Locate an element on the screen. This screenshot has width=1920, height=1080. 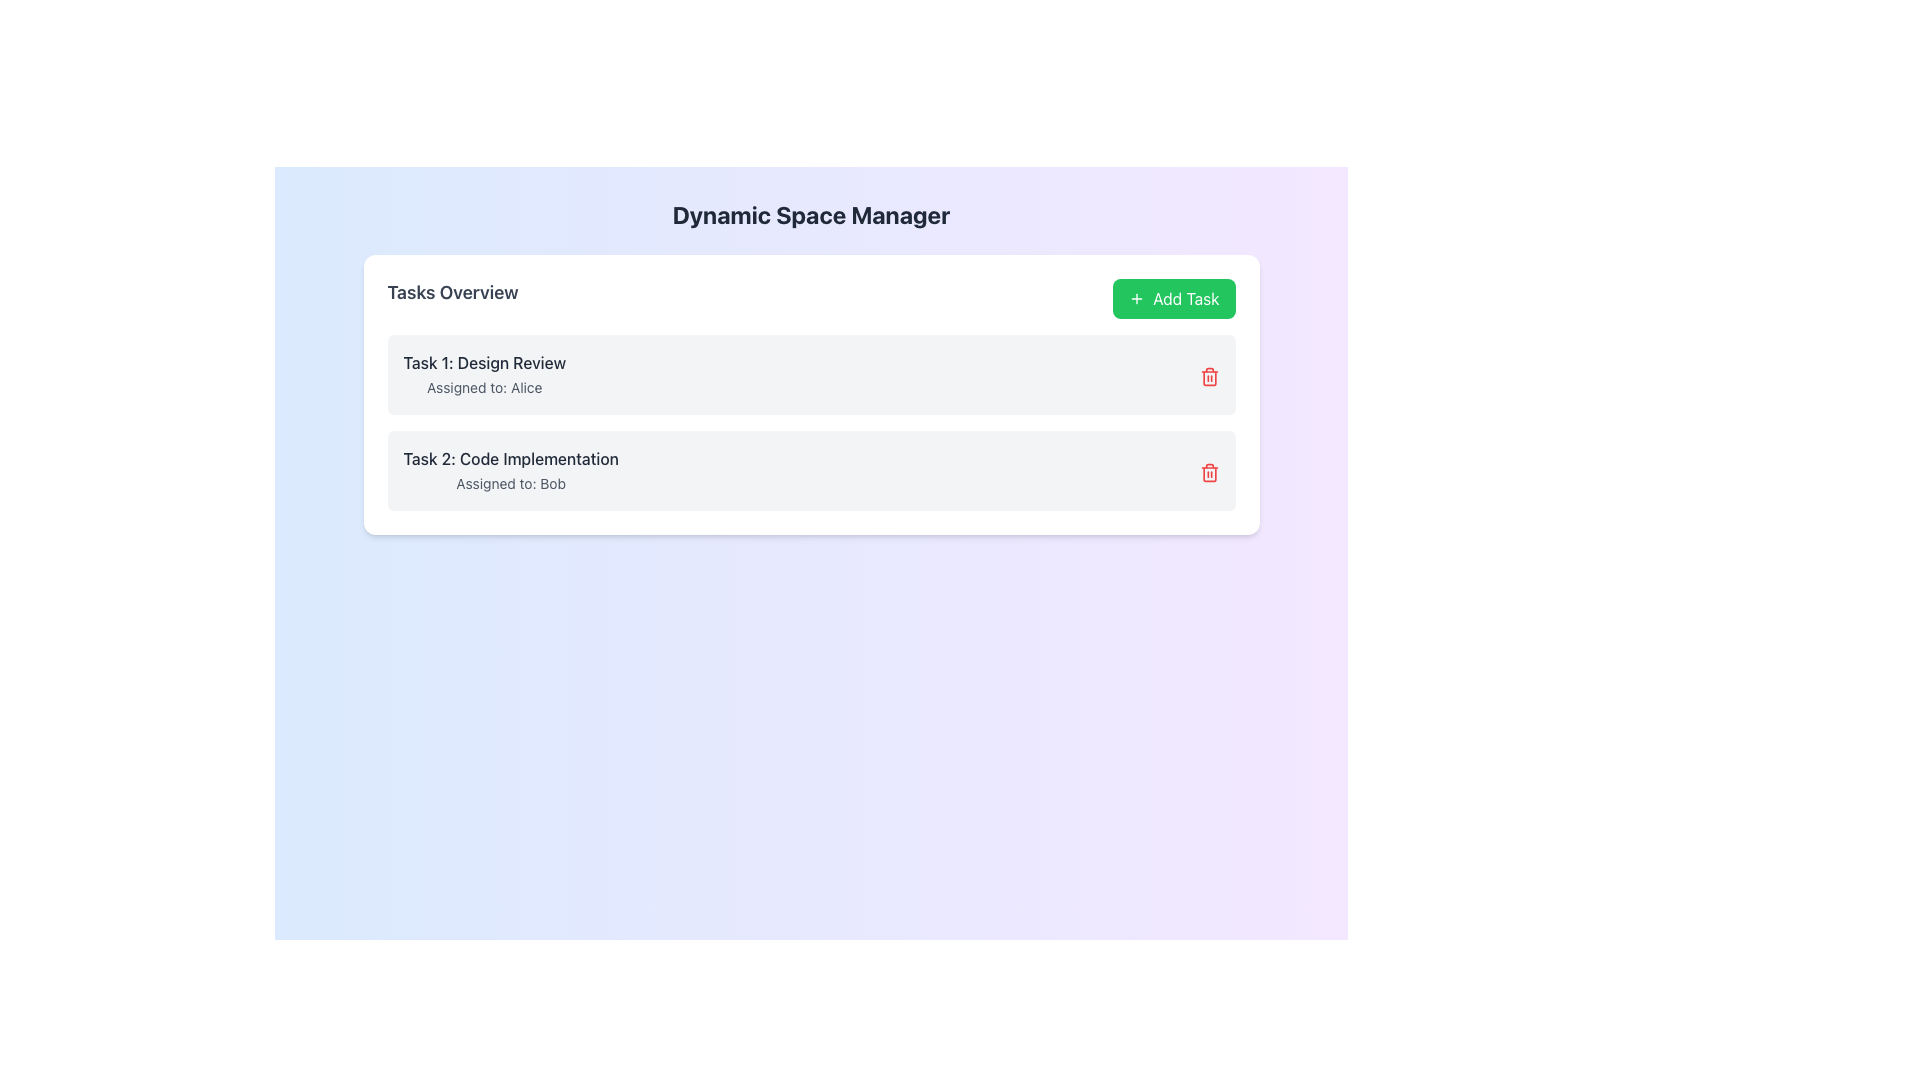
the second task block in the 'Tasks Overview' section is located at coordinates (511, 470).